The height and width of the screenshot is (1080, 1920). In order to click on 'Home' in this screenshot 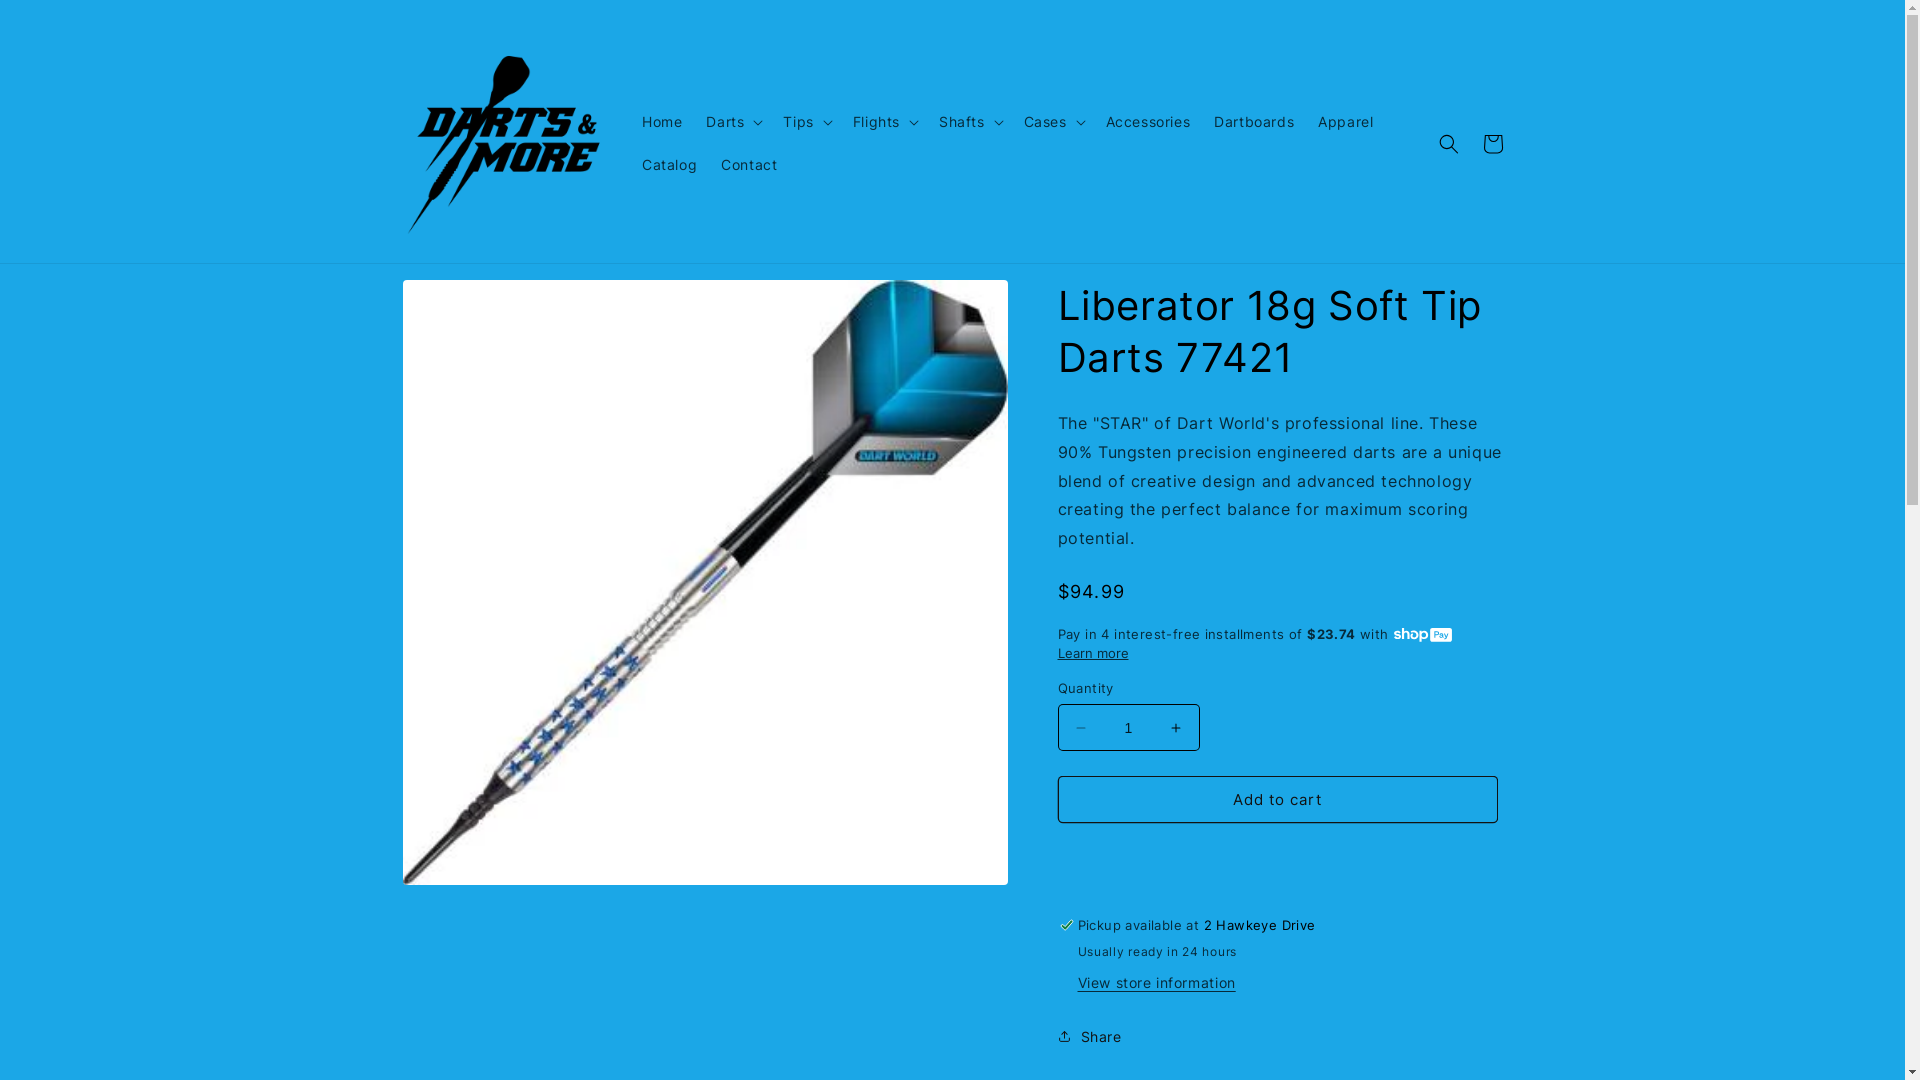, I will do `click(662, 122)`.